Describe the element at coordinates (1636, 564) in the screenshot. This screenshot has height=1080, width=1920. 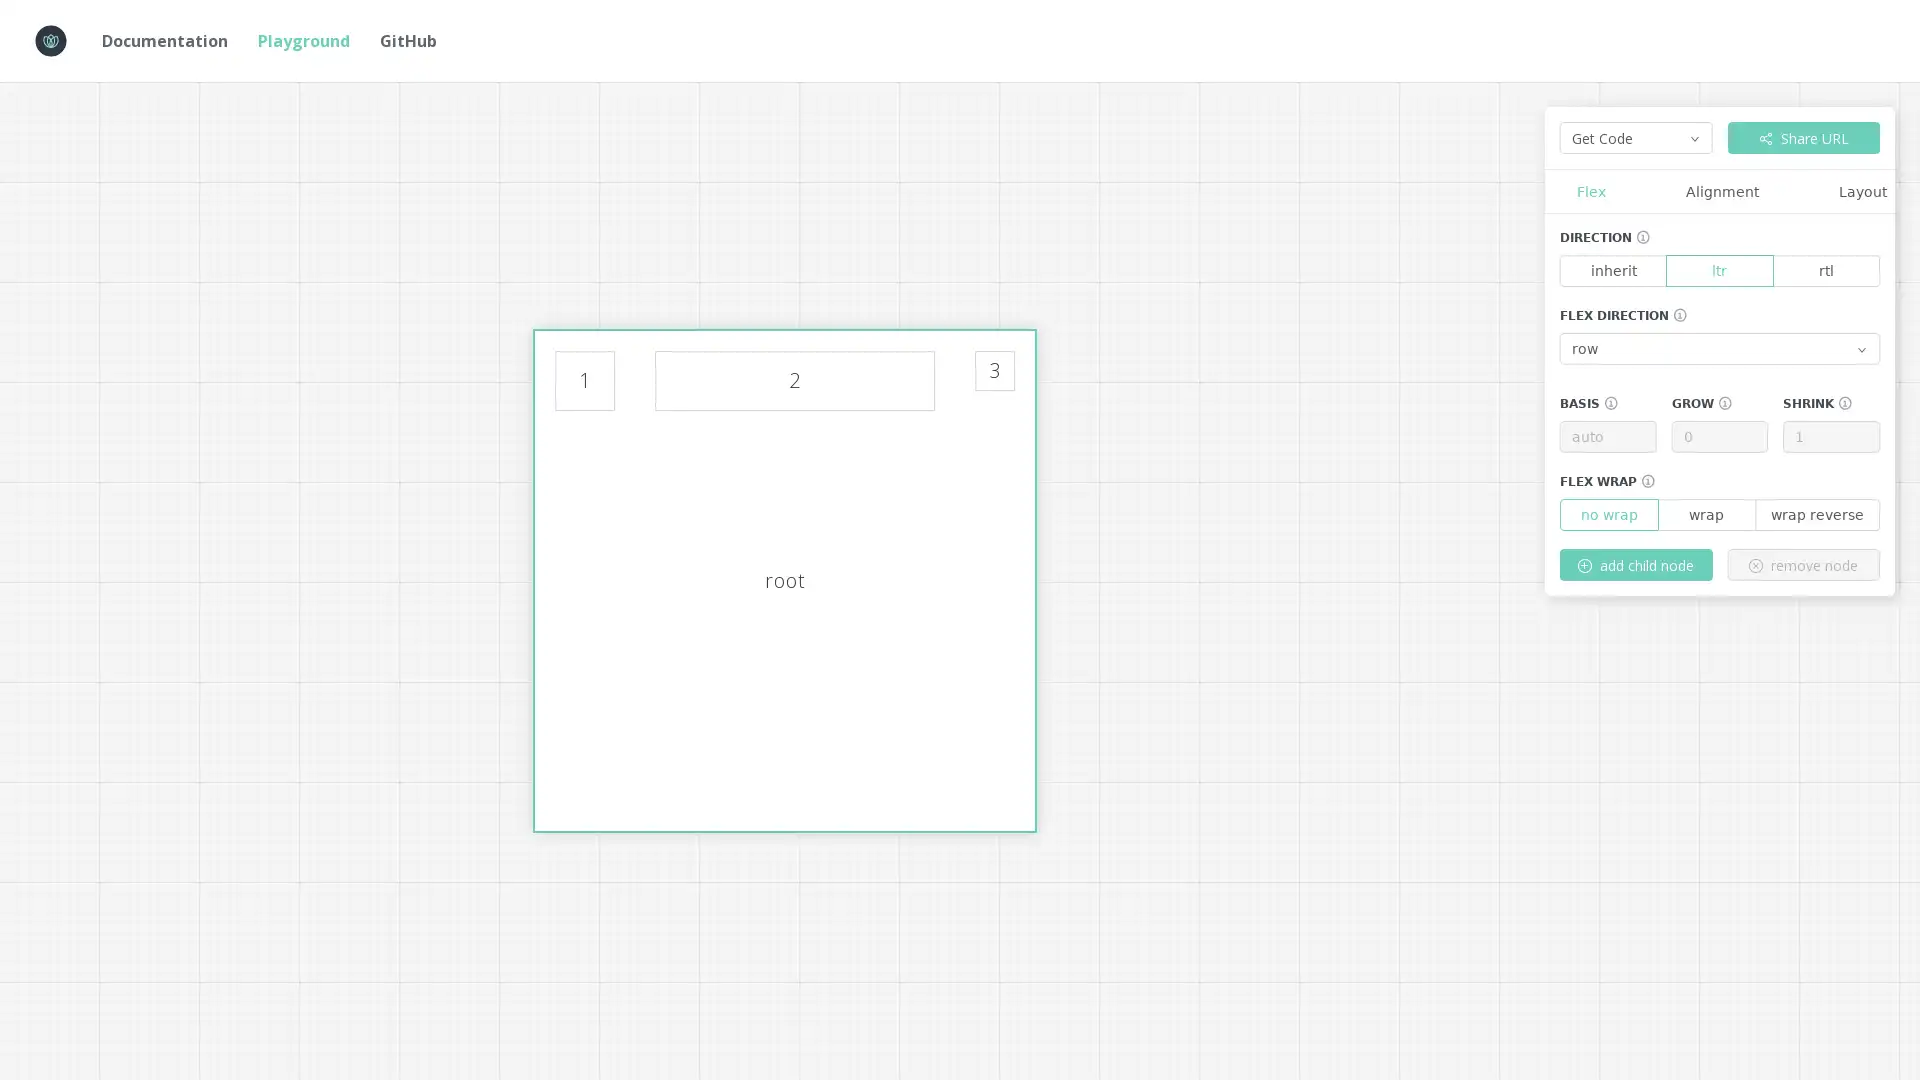
I see `add child node` at that location.